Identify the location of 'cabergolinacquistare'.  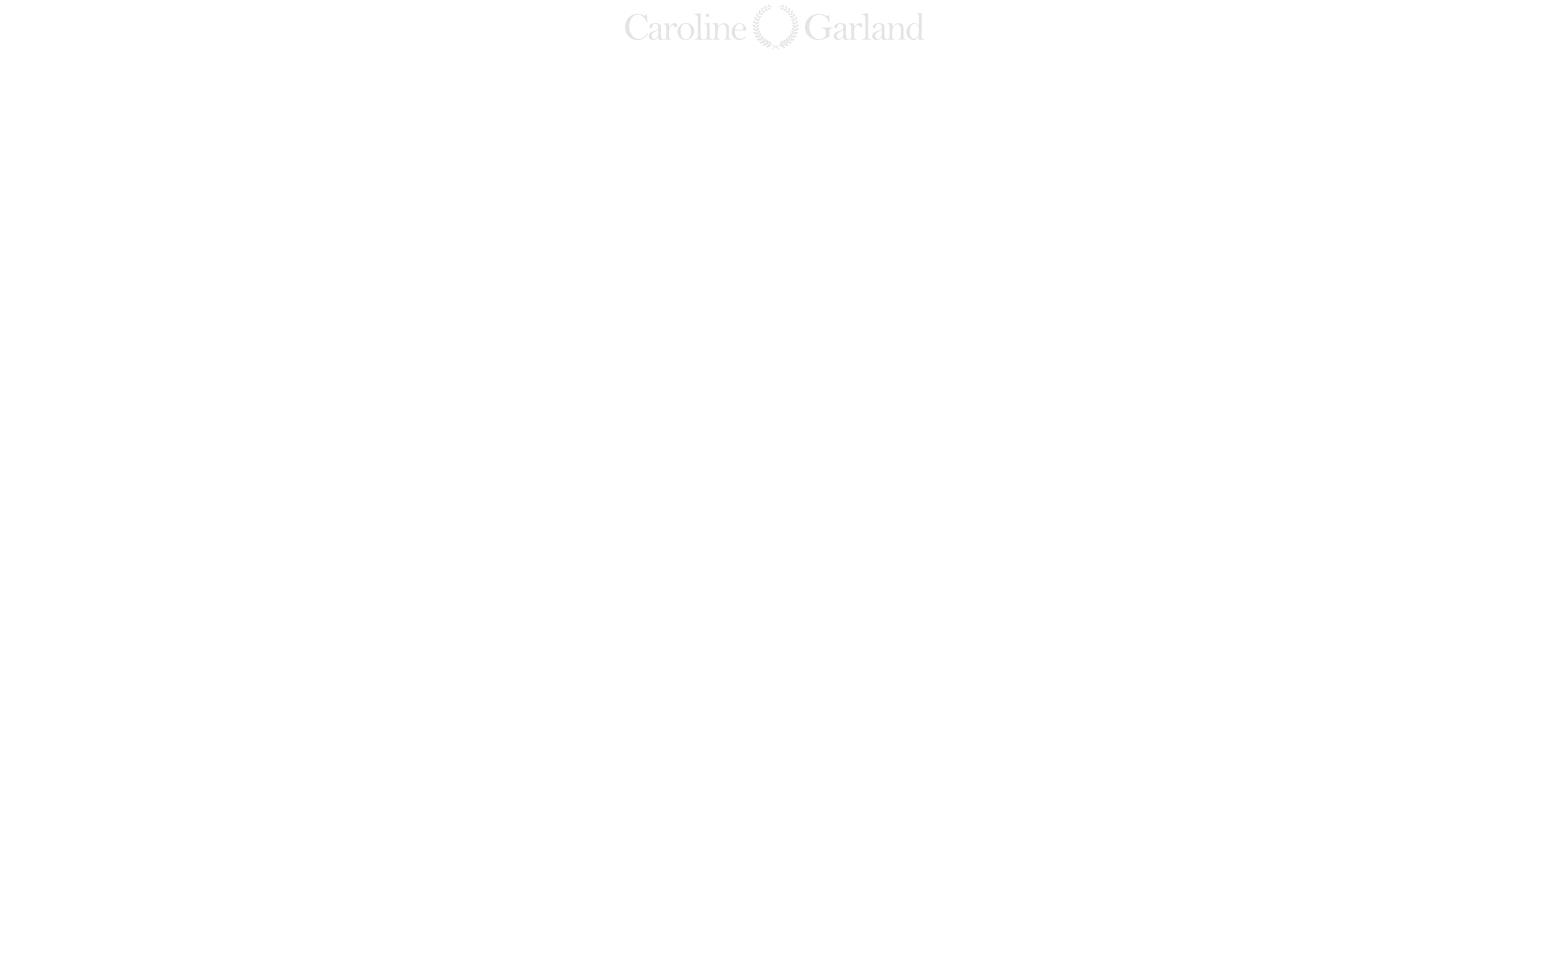
(1241, 444).